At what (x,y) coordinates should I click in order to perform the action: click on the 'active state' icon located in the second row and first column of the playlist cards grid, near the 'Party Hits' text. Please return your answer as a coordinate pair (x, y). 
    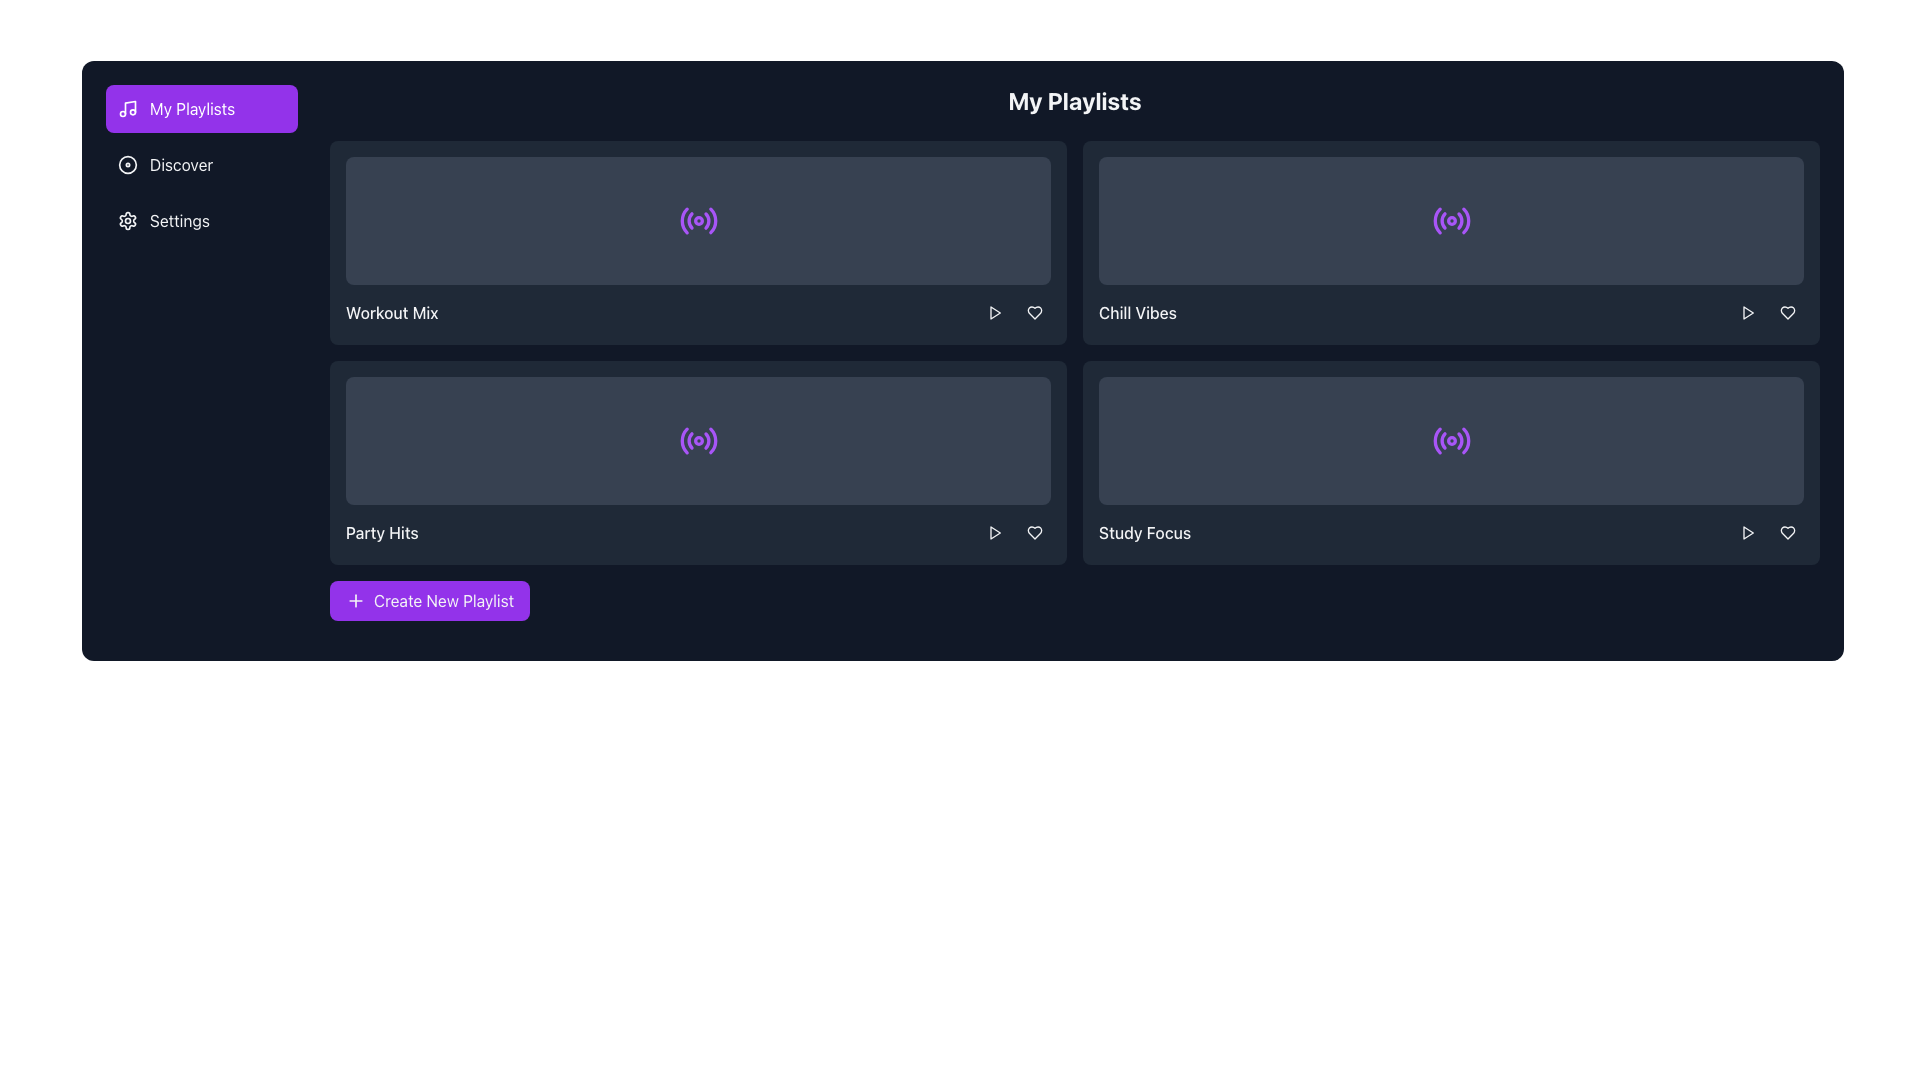
    Looking at the image, I should click on (698, 439).